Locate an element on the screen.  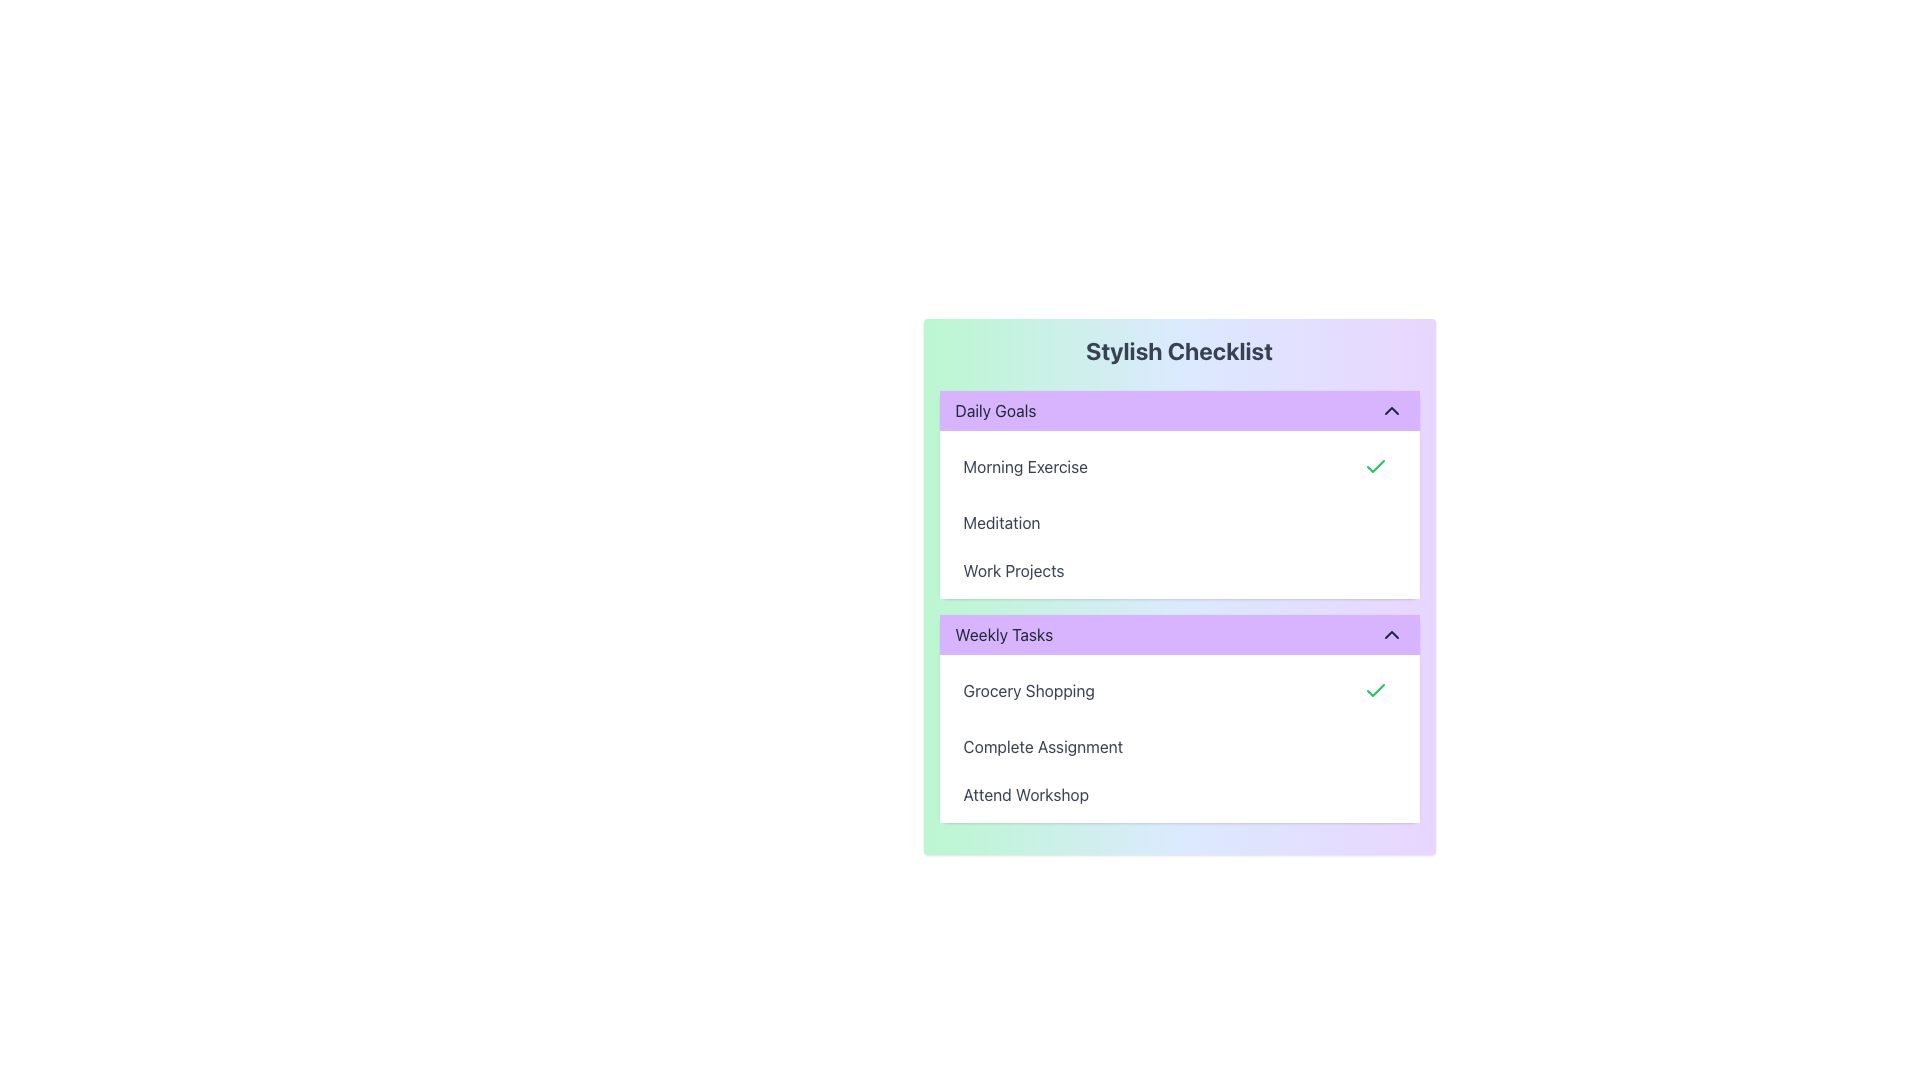
the 'Weekly Tasks' text label is located at coordinates (1004, 635).